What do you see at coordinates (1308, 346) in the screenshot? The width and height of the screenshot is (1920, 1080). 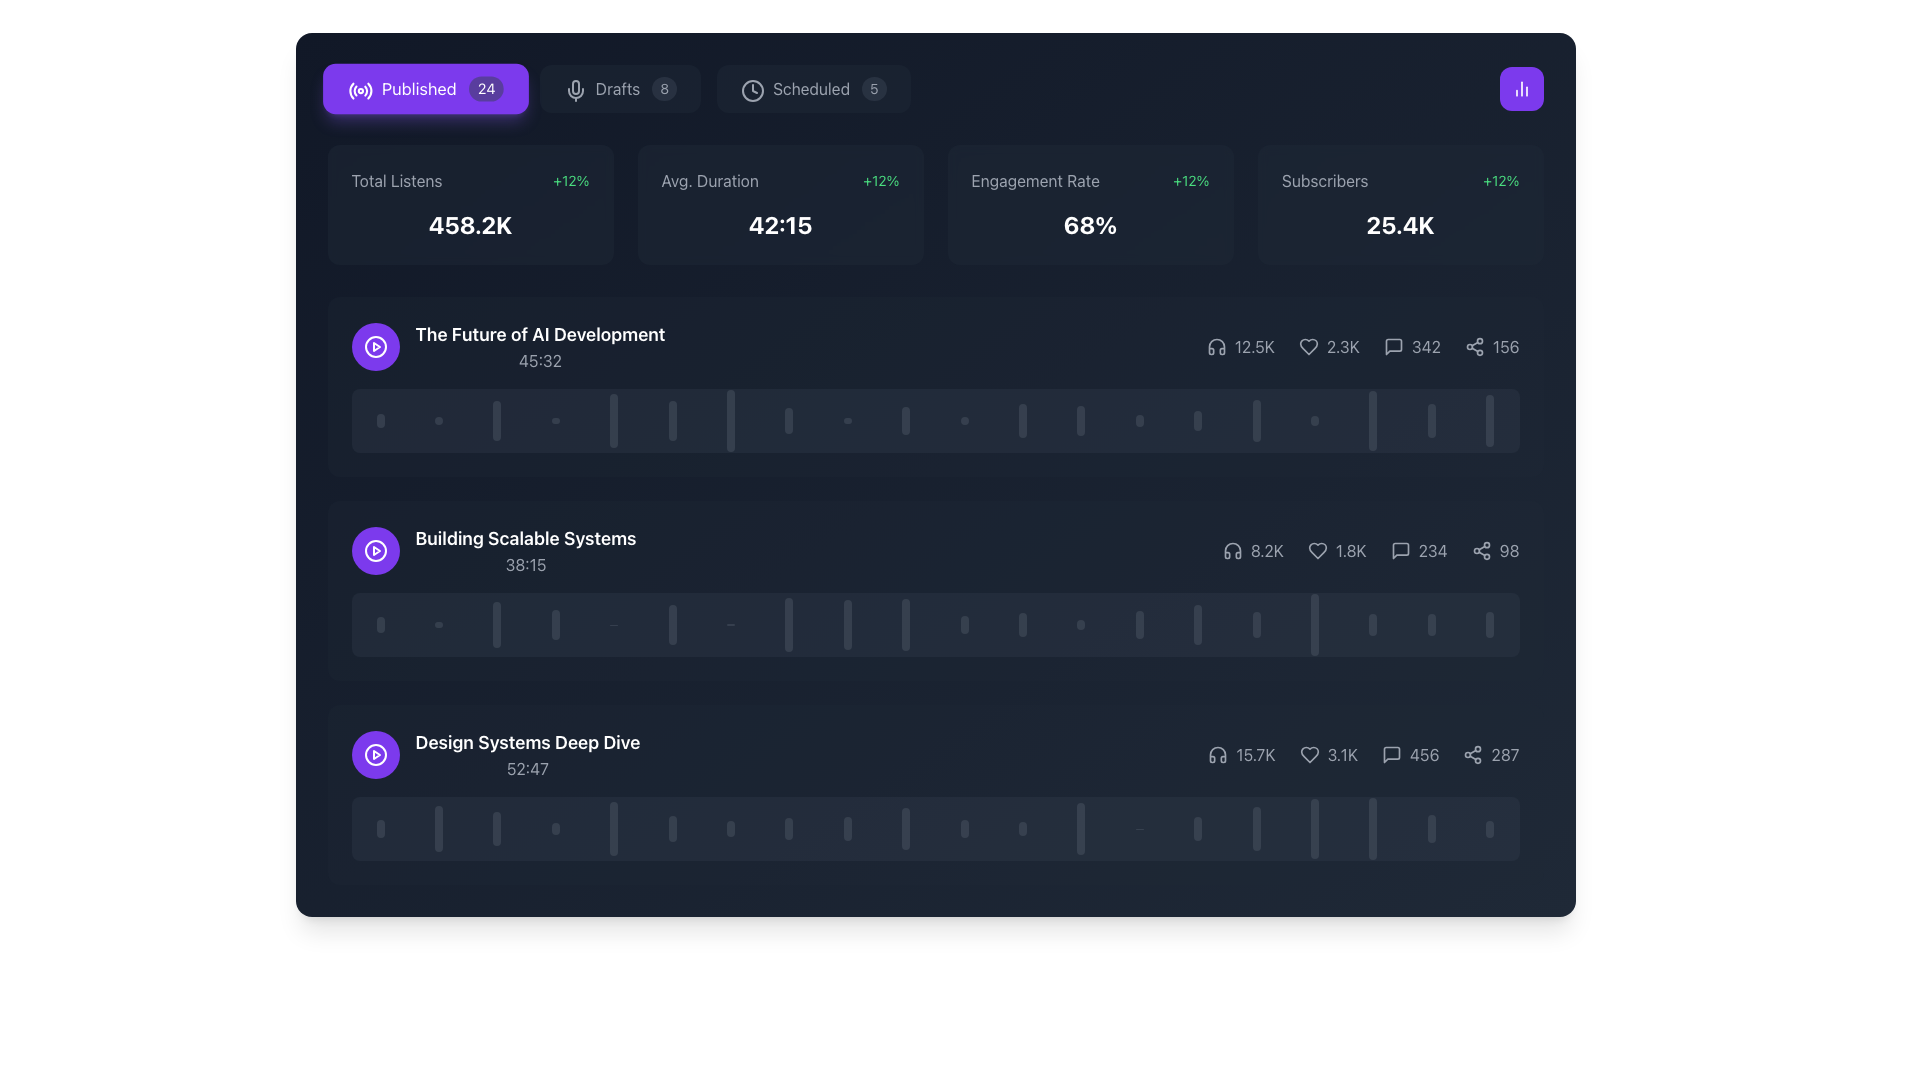 I see `the heart-shaped icon representing the 'like' functionality located in the statistics section of a podcast entry, which is aligned to the left of the likes count '2.3K'` at bounding box center [1308, 346].